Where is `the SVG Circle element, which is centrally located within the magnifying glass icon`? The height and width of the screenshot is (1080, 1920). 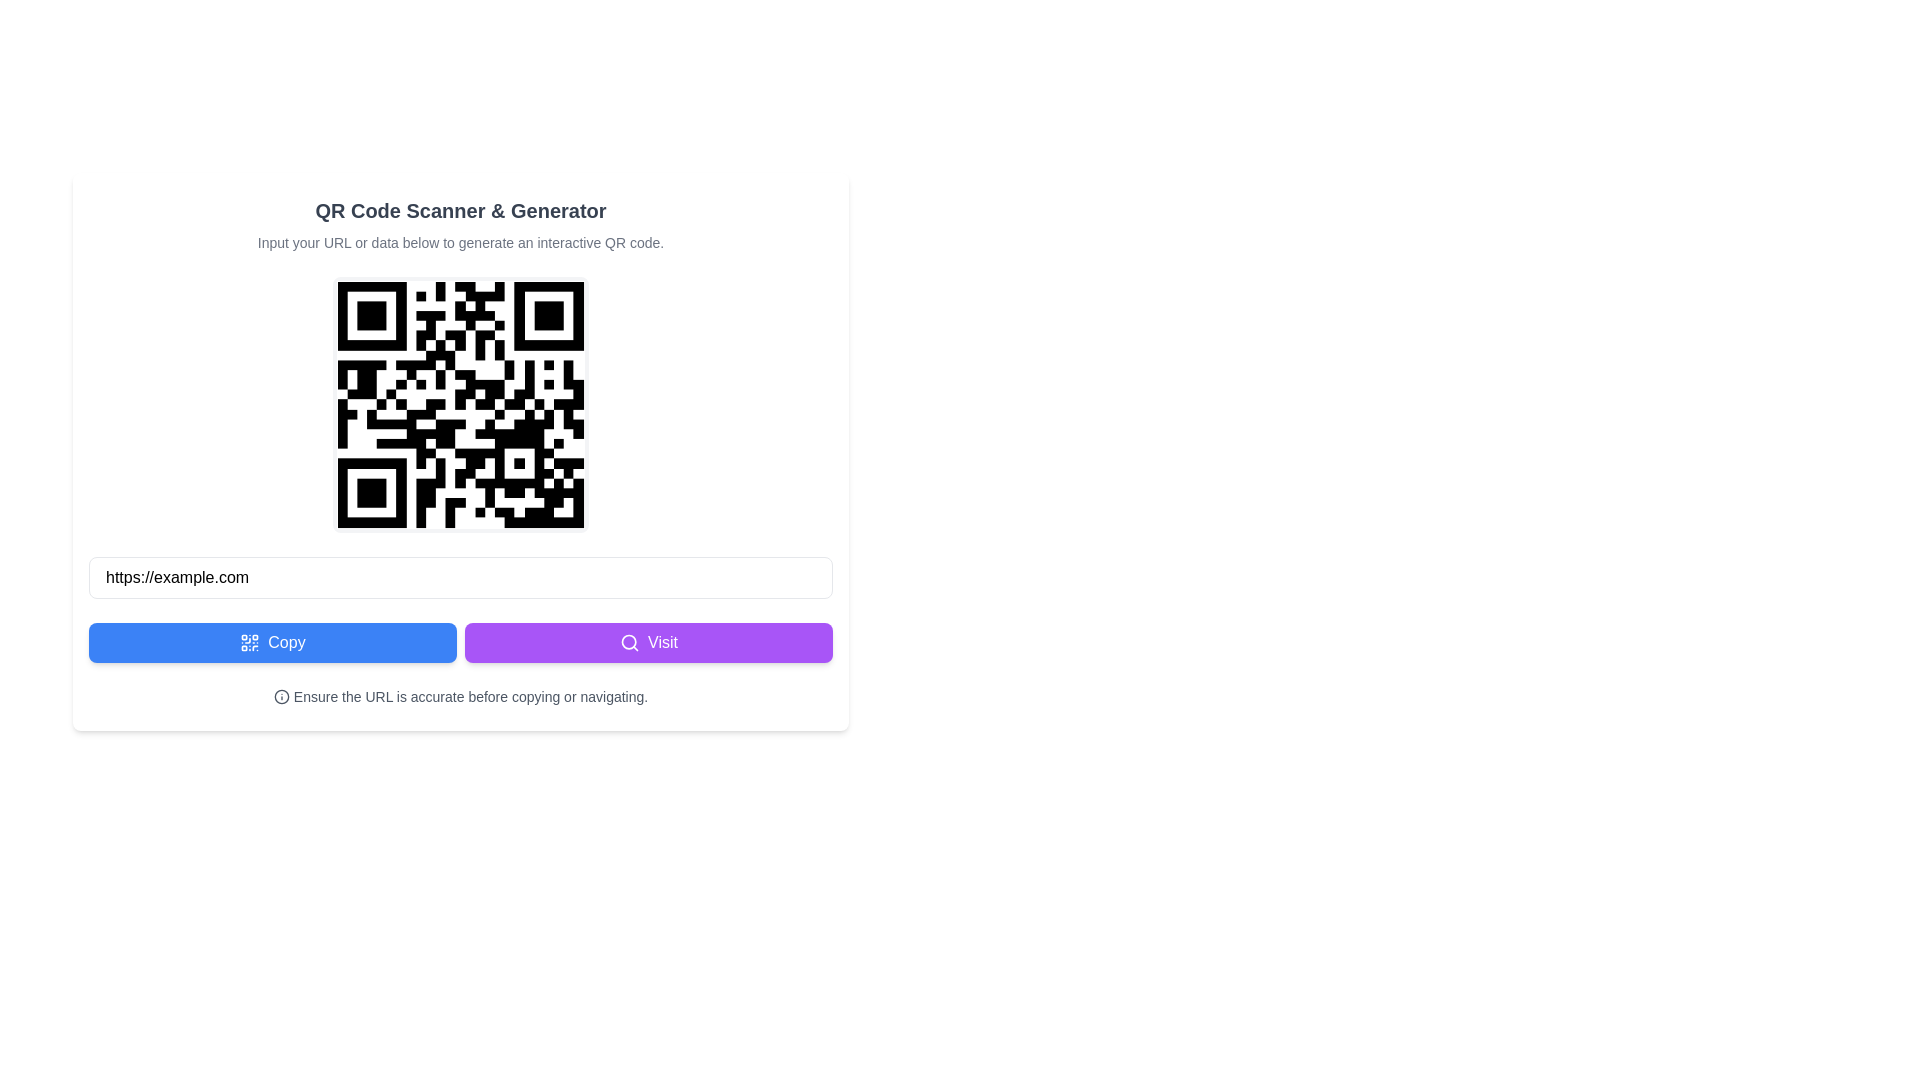 the SVG Circle element, which is centrally located within the magnifying glass icon is located at coordinates (628, 642).